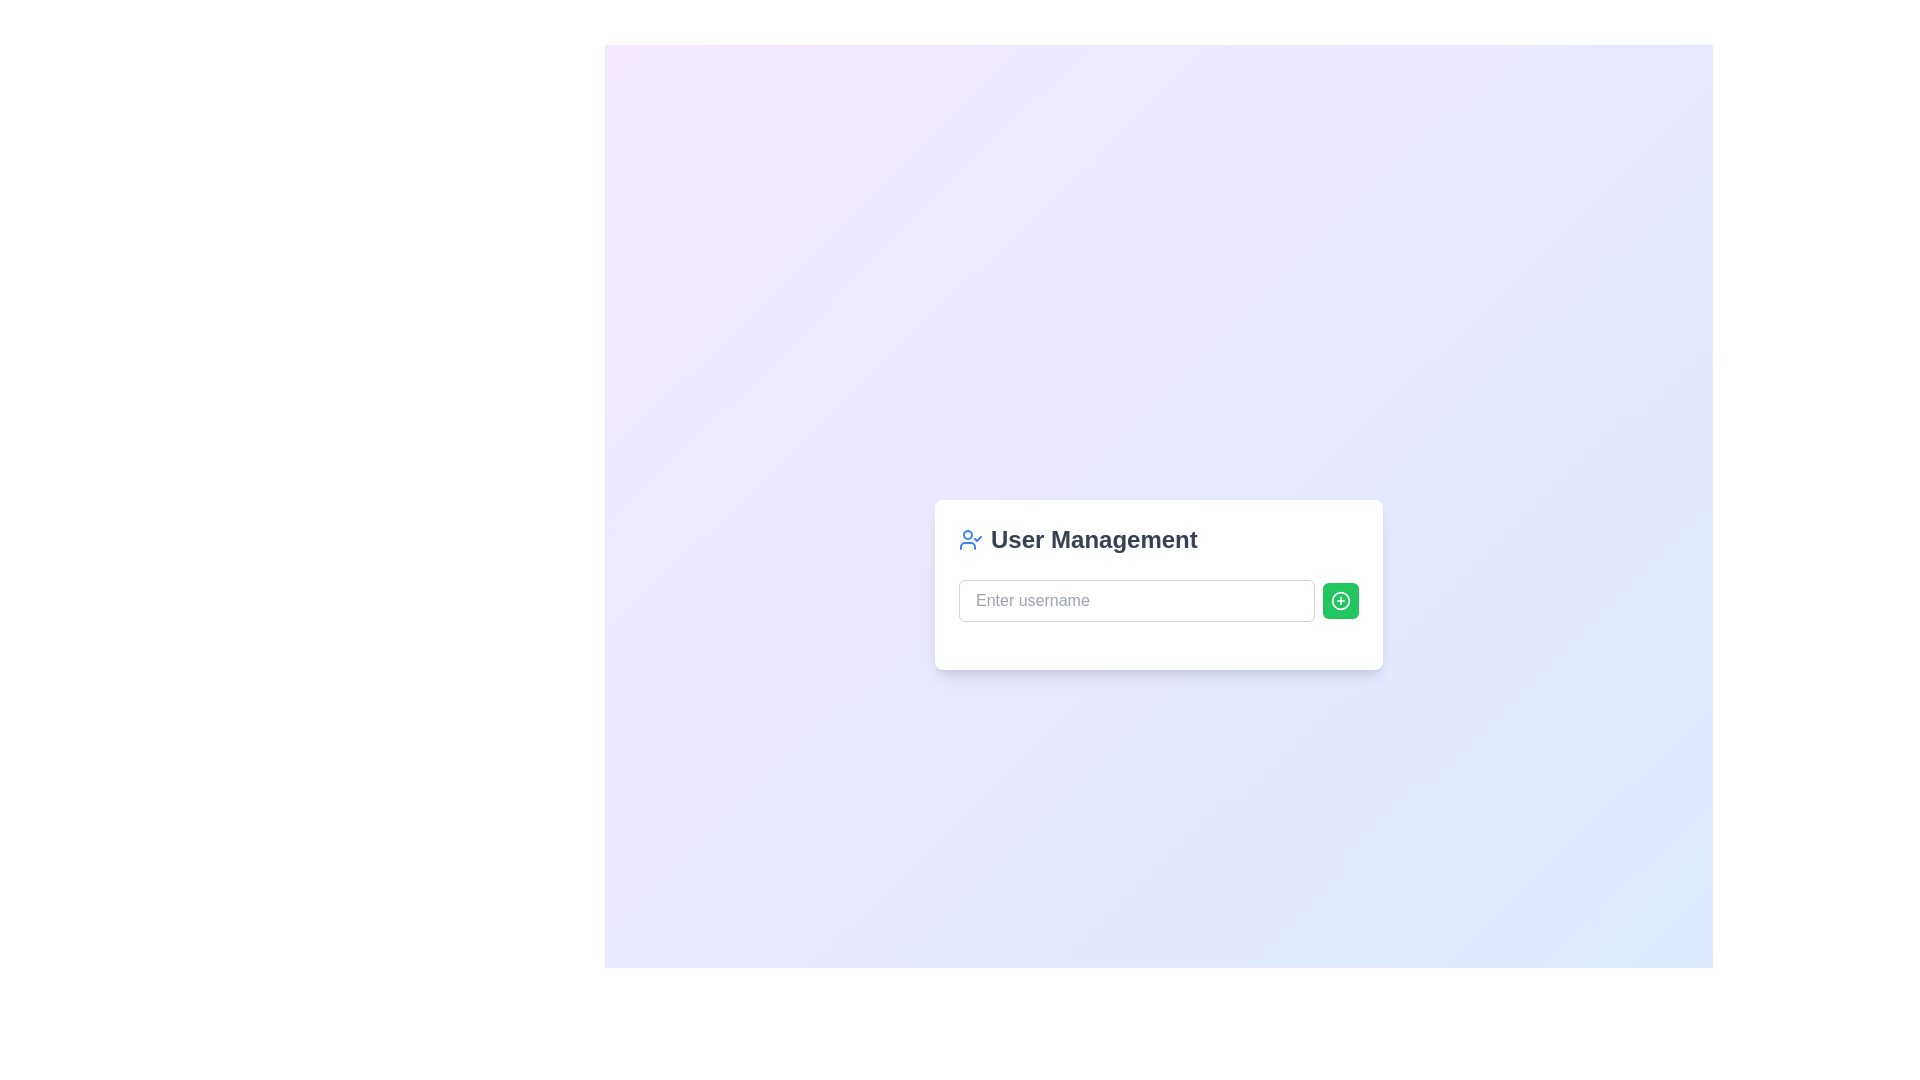  I want to click on the bold text label reading 'User Management' located prominently at the top of the interface's card-like section, positioned to the right of the user icon, so click(1093, 540).